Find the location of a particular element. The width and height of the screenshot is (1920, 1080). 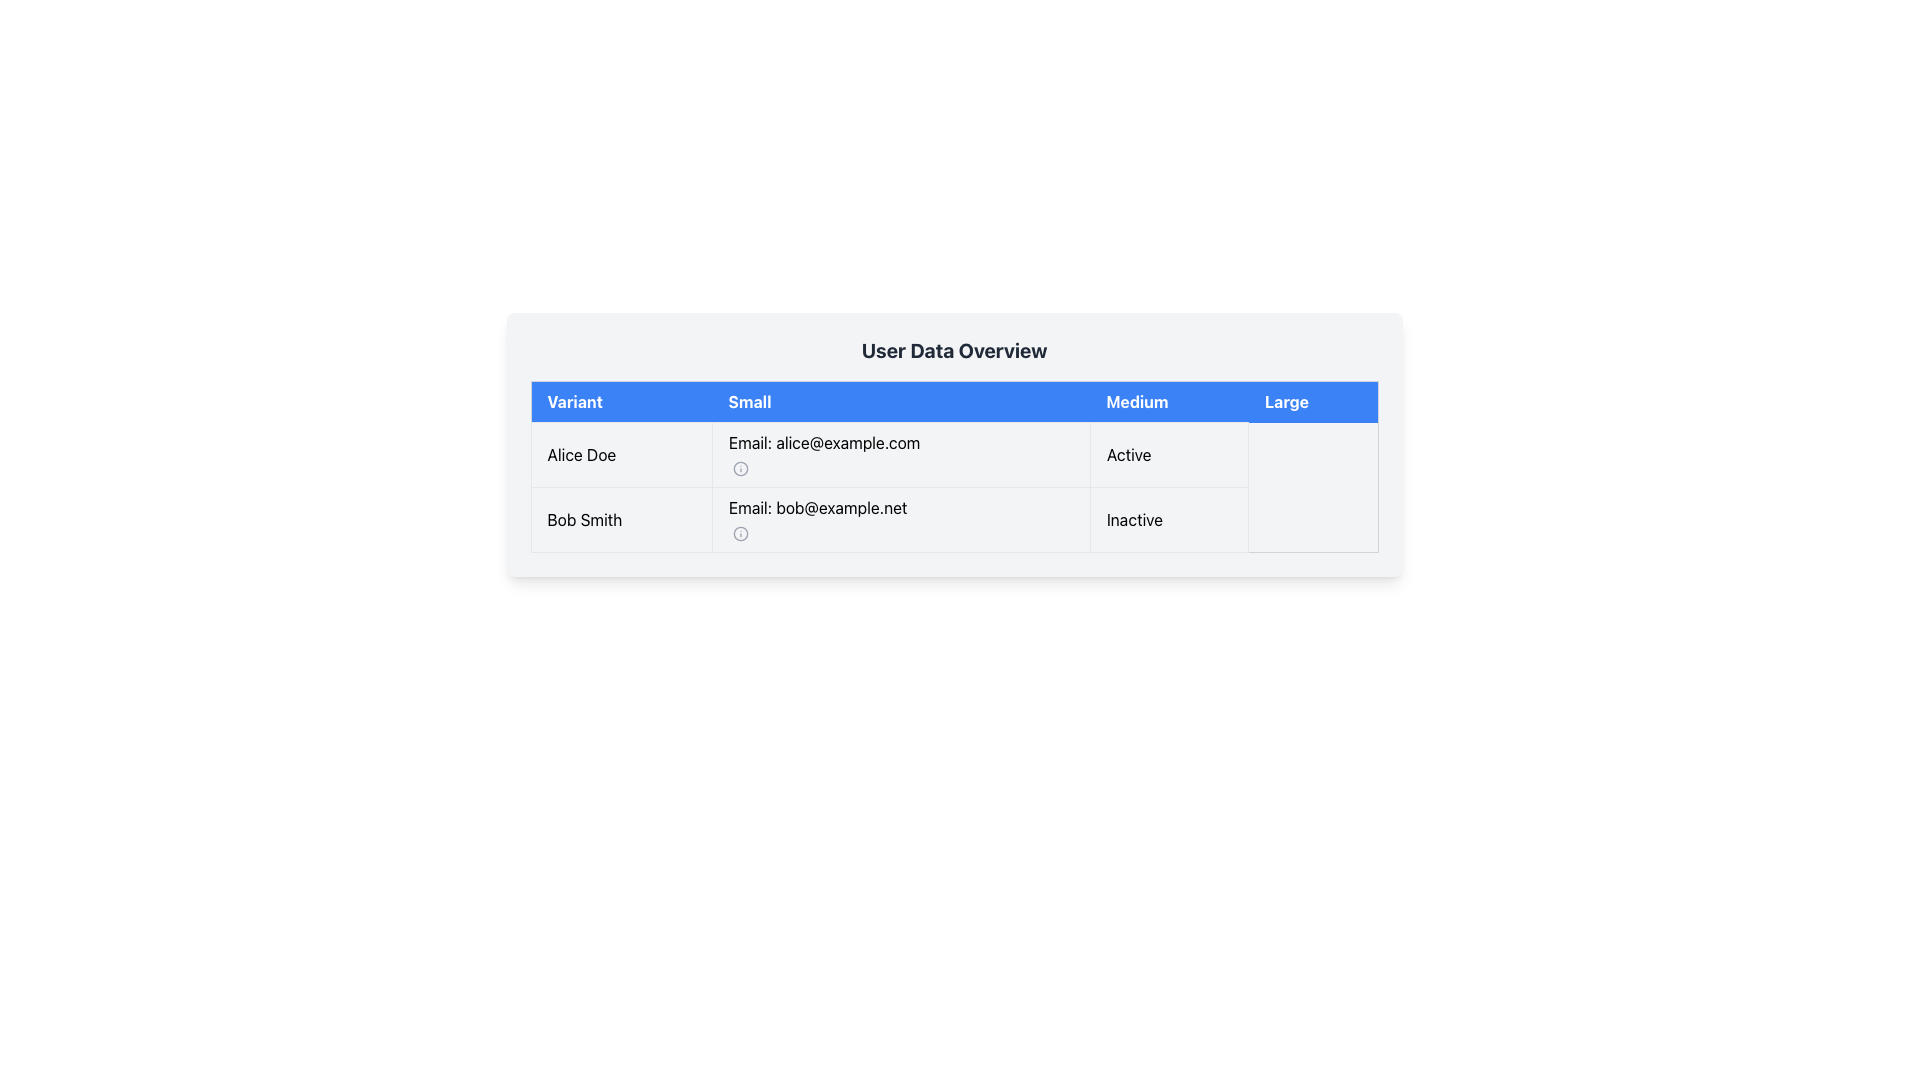

the static text label displaying the email address associated with 'Bob Smith' in the second row under the 'Small' column in the table is located at coordinates (900, 507).